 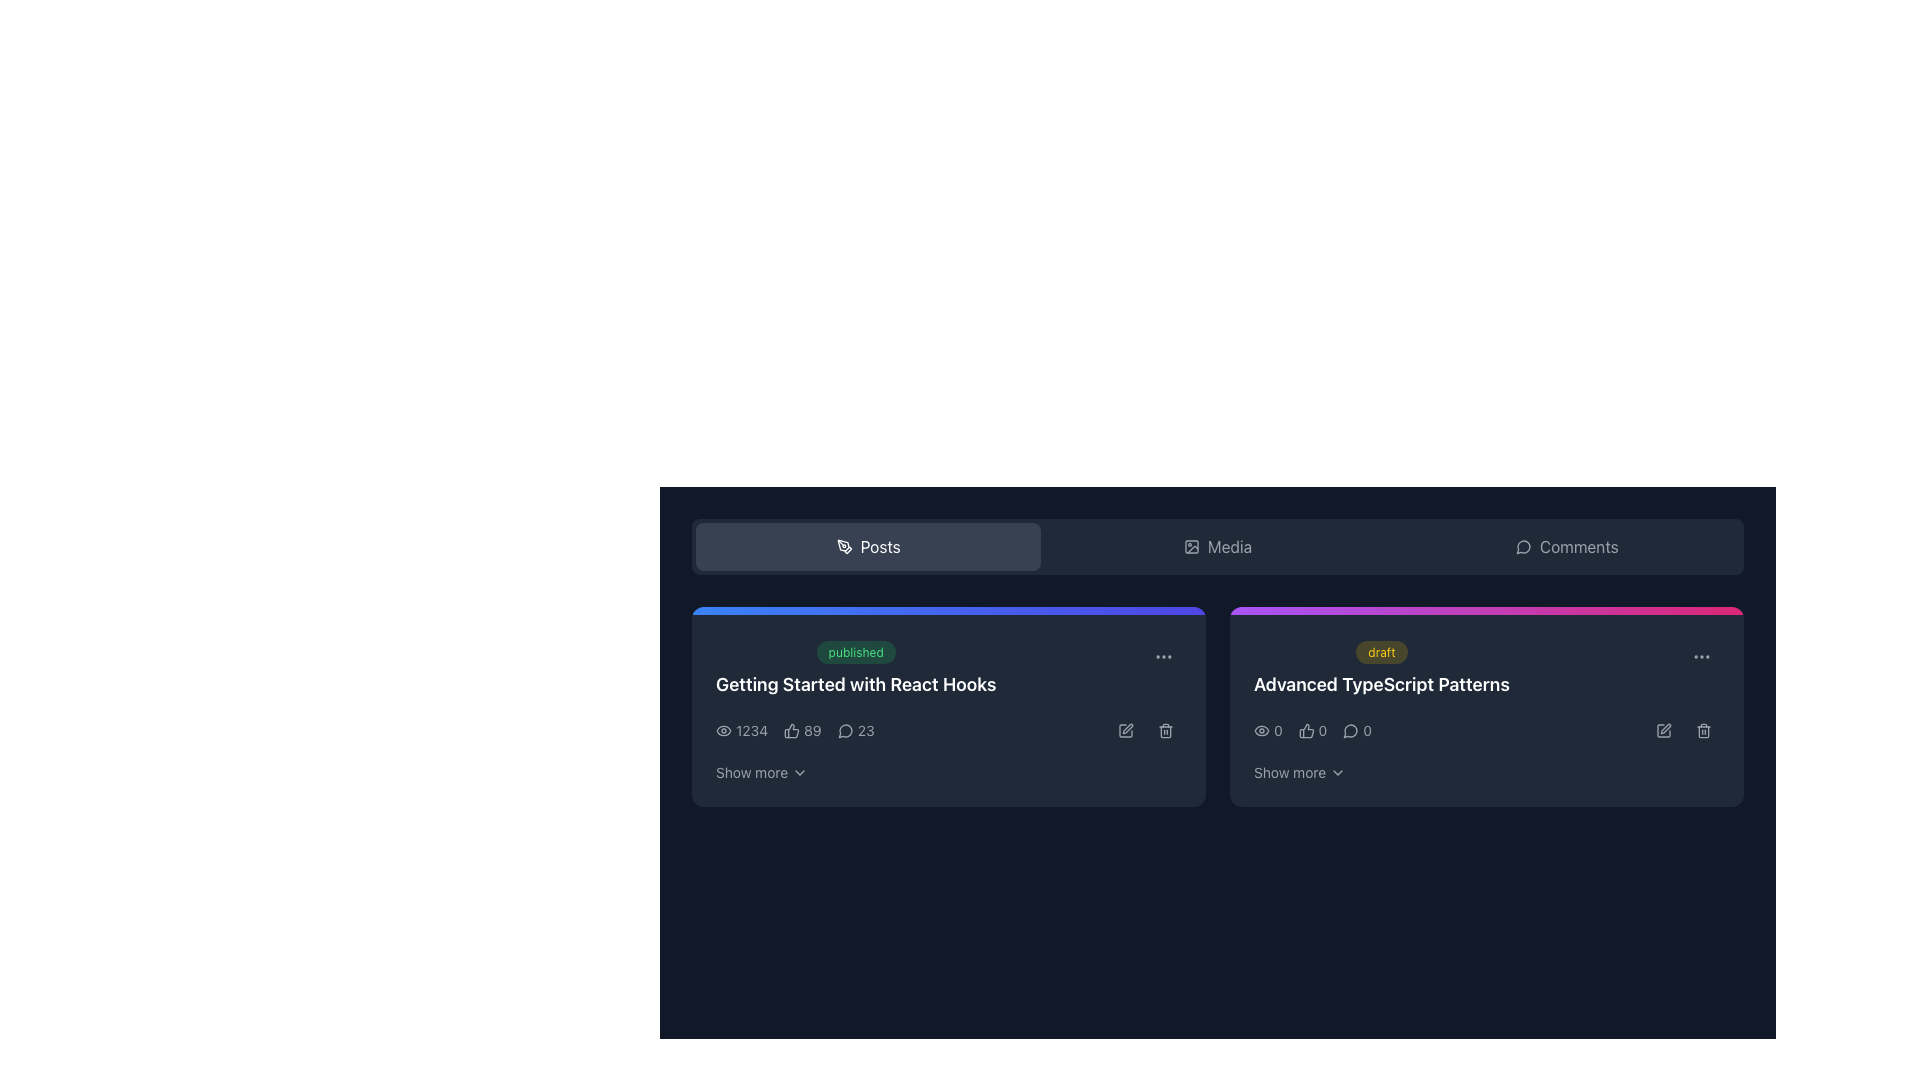 What do you see at coordinates (791, 731) in the screenshot?
I see `the thumbs-up icon located in the 'Getting Started with React Hooks' section of the first card` at bounding box center [791, 731].